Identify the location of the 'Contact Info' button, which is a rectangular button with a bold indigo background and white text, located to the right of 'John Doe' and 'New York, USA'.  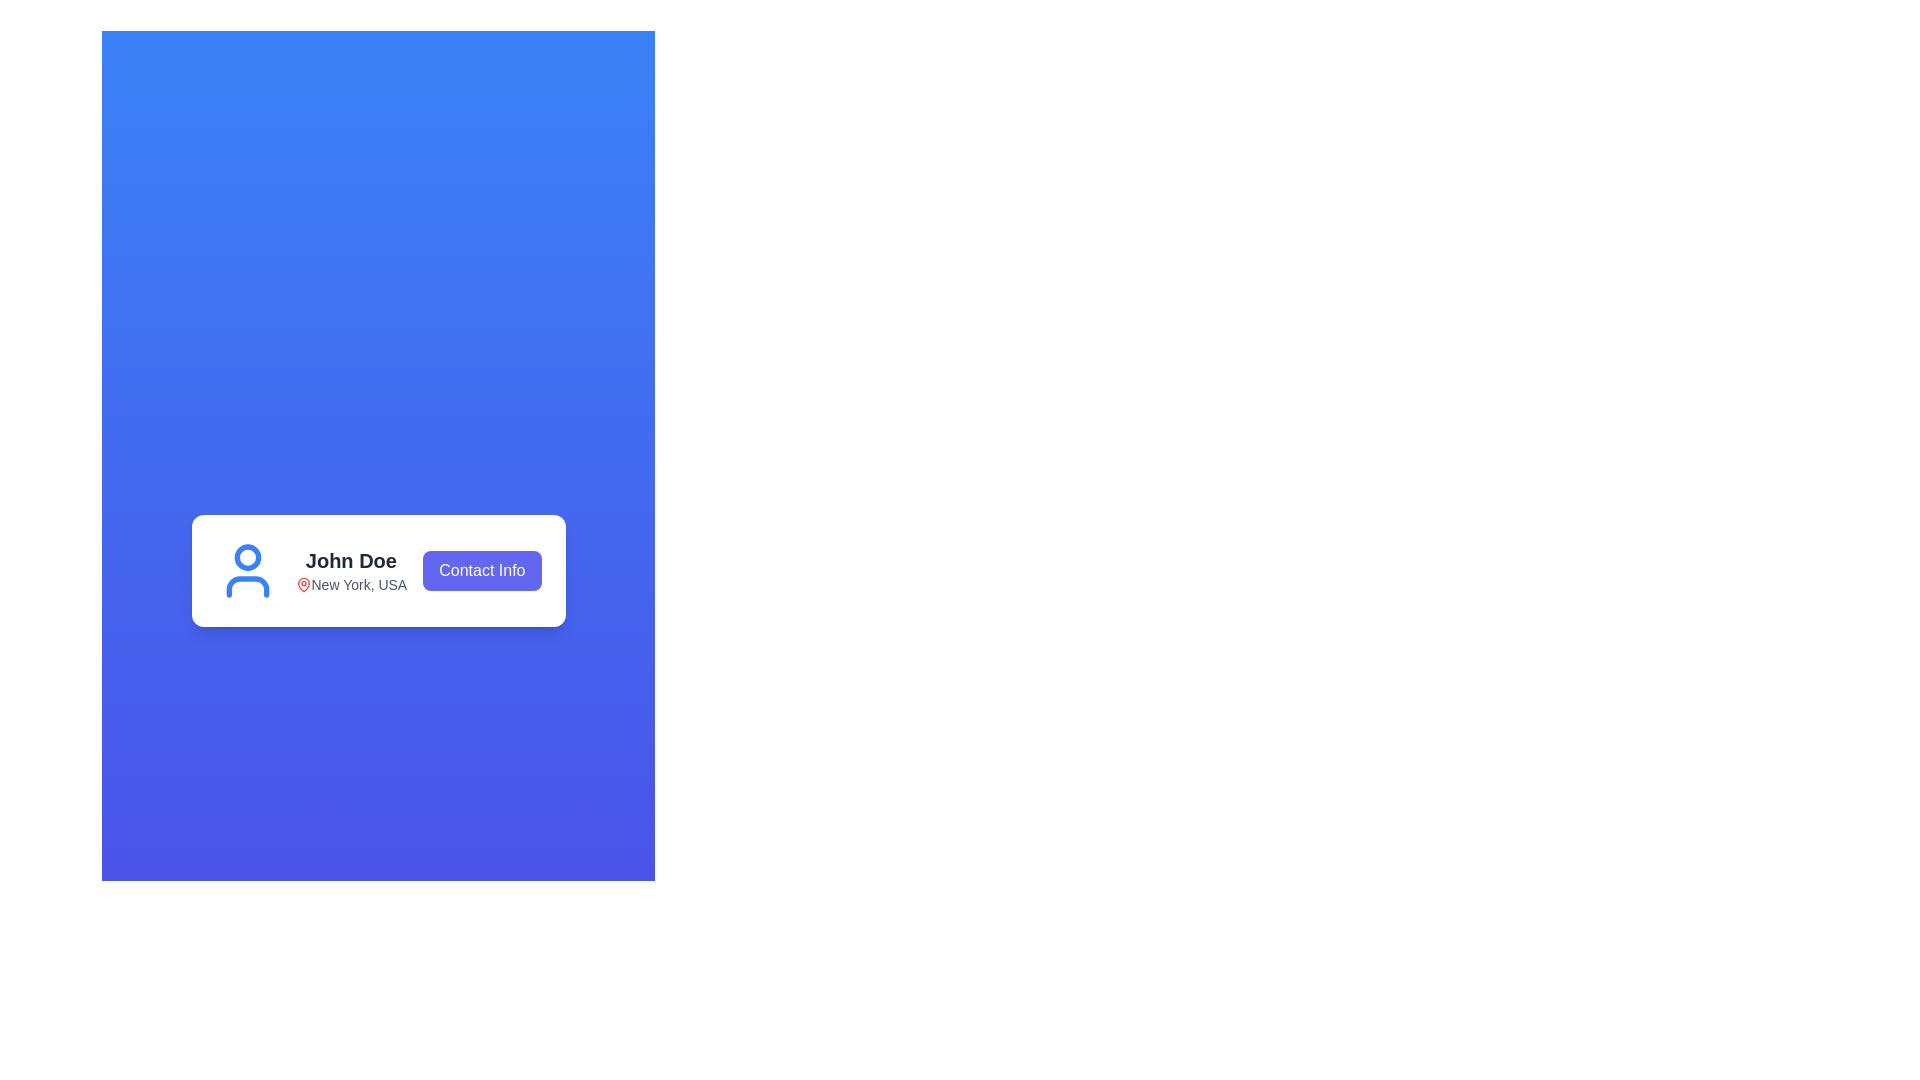
(482, 570).